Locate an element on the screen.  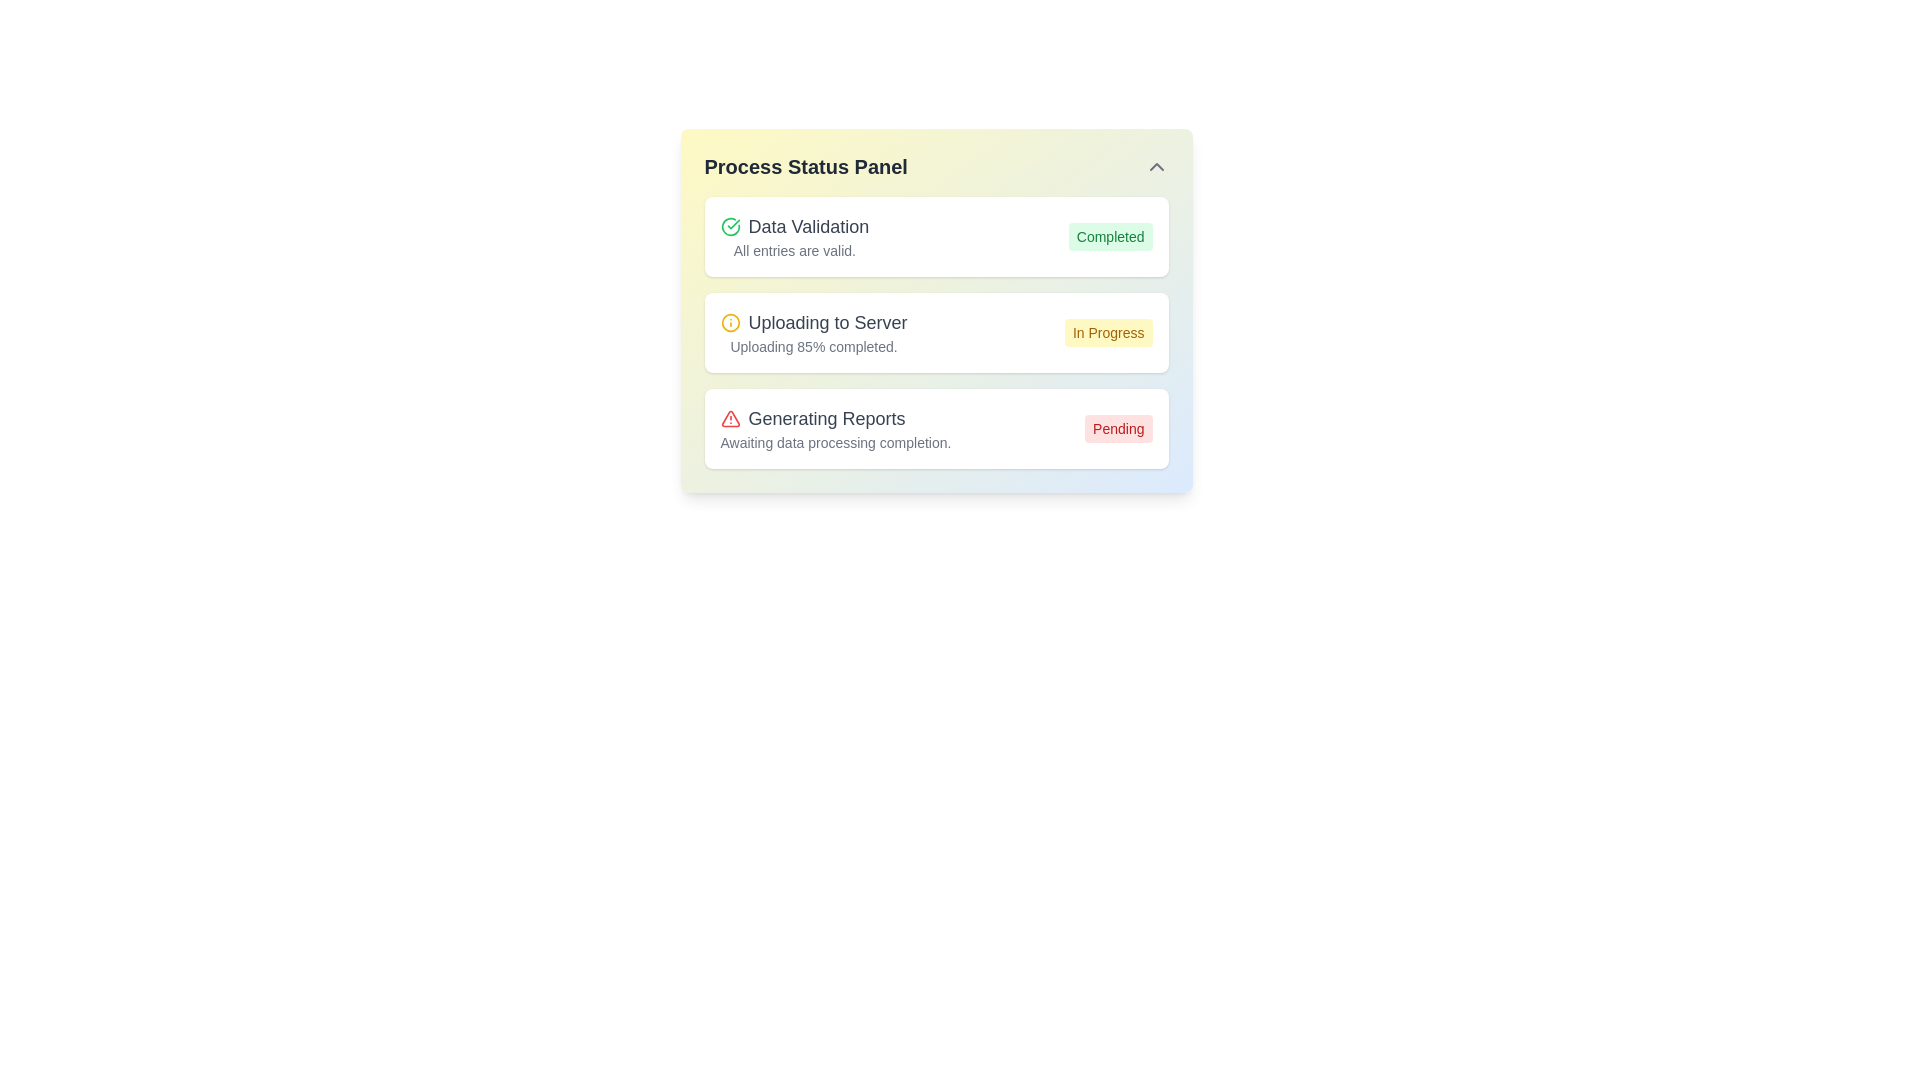
the 'Completed' tag in the Information block of the status panel is located at coordinates (935, 235).